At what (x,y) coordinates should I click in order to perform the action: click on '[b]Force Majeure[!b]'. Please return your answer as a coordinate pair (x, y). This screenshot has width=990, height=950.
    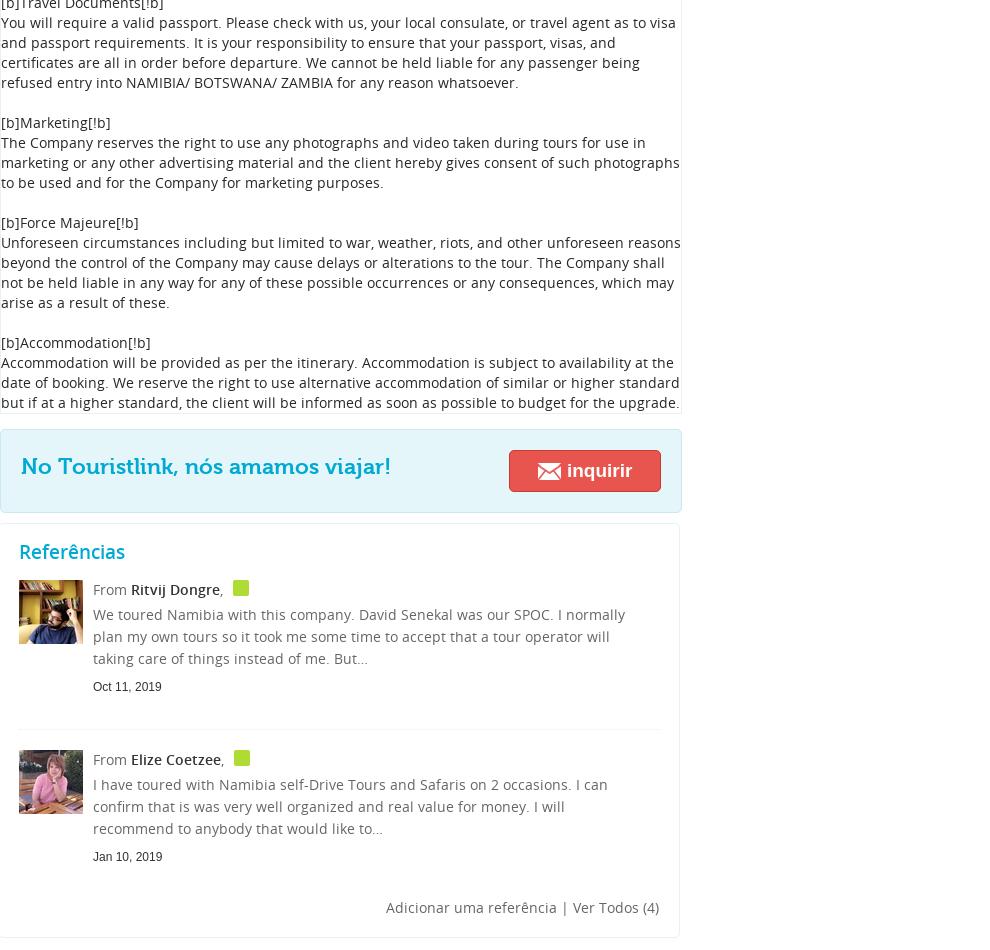
    Looking at the image, I should click on (0, 222).